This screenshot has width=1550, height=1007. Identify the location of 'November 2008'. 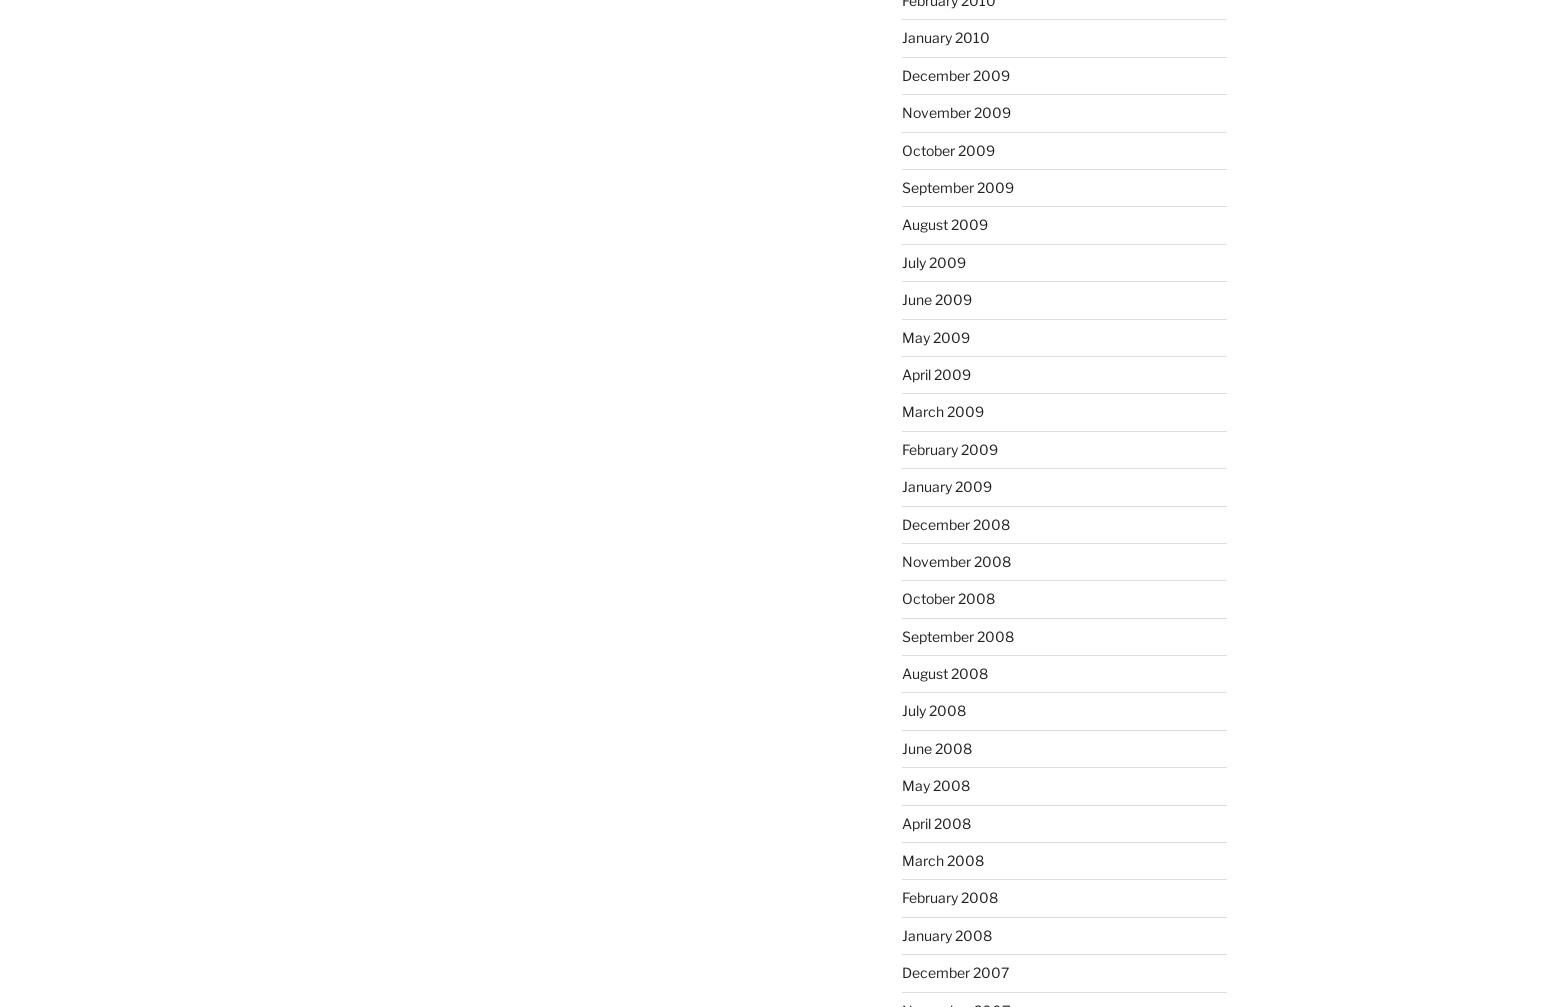
(954, 559).